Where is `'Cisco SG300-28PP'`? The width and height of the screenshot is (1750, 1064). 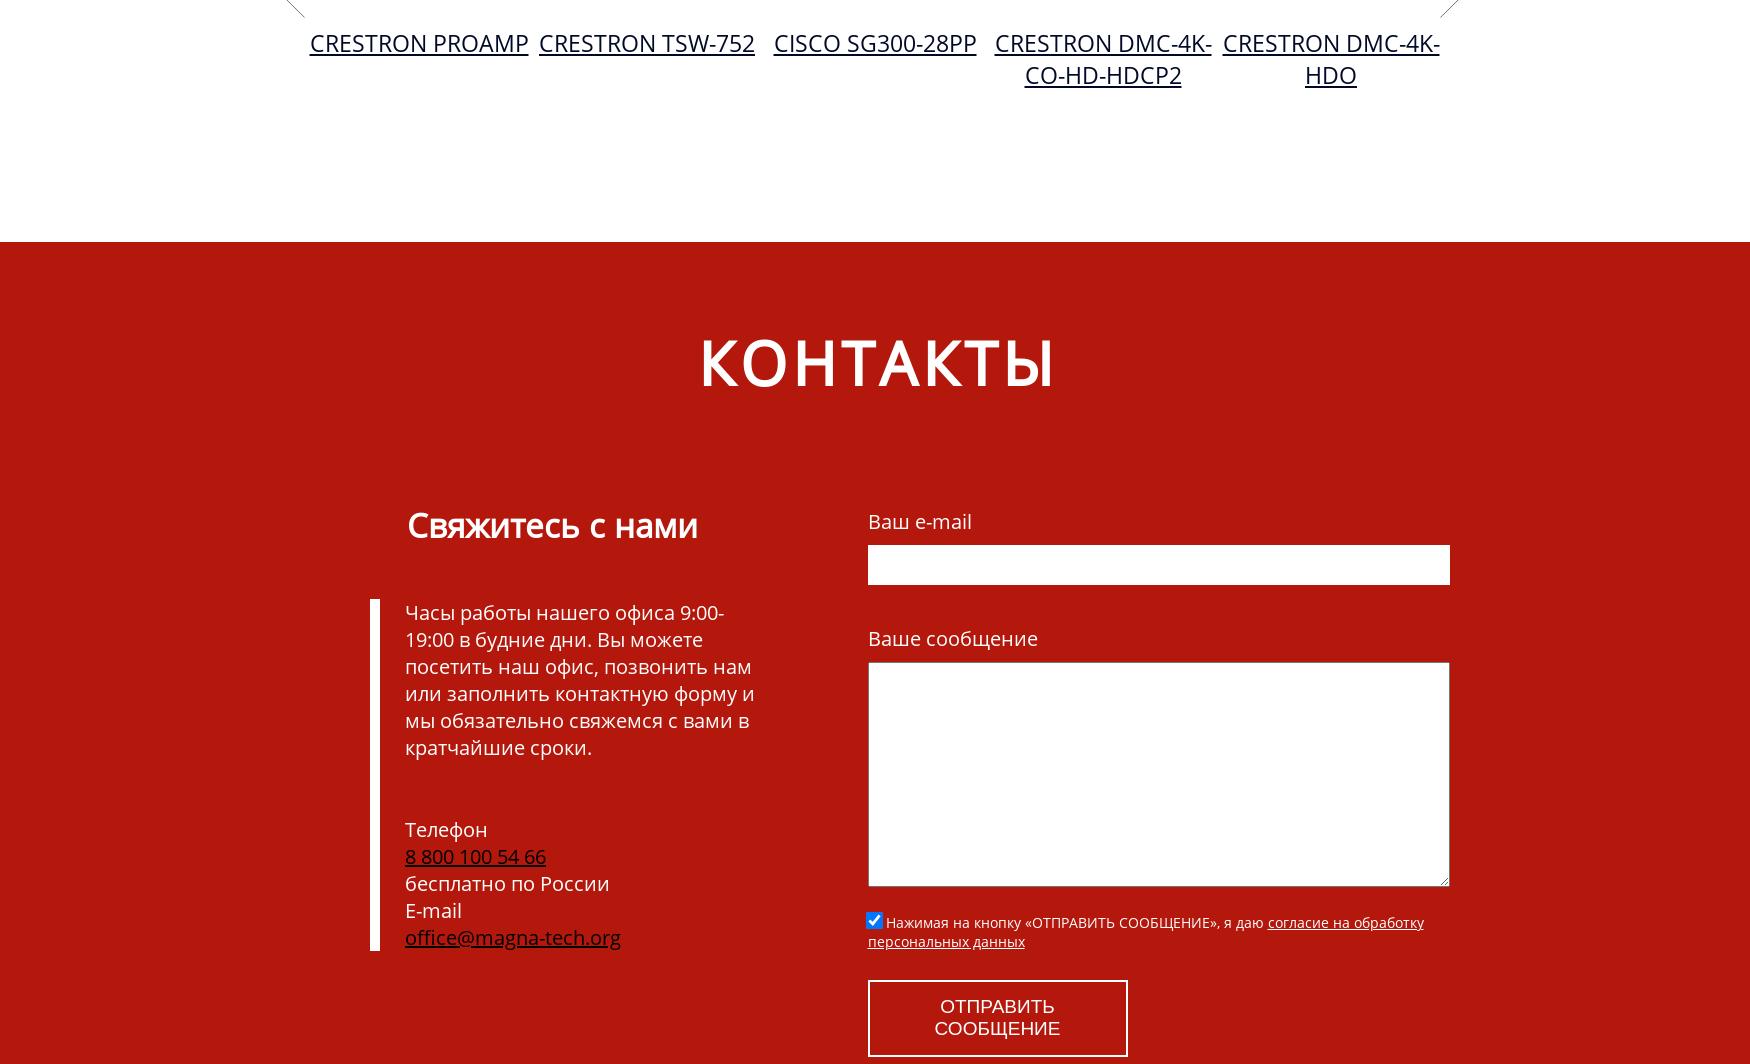
'Cisco SG300-28PP' is located at coordinates (771, 42).